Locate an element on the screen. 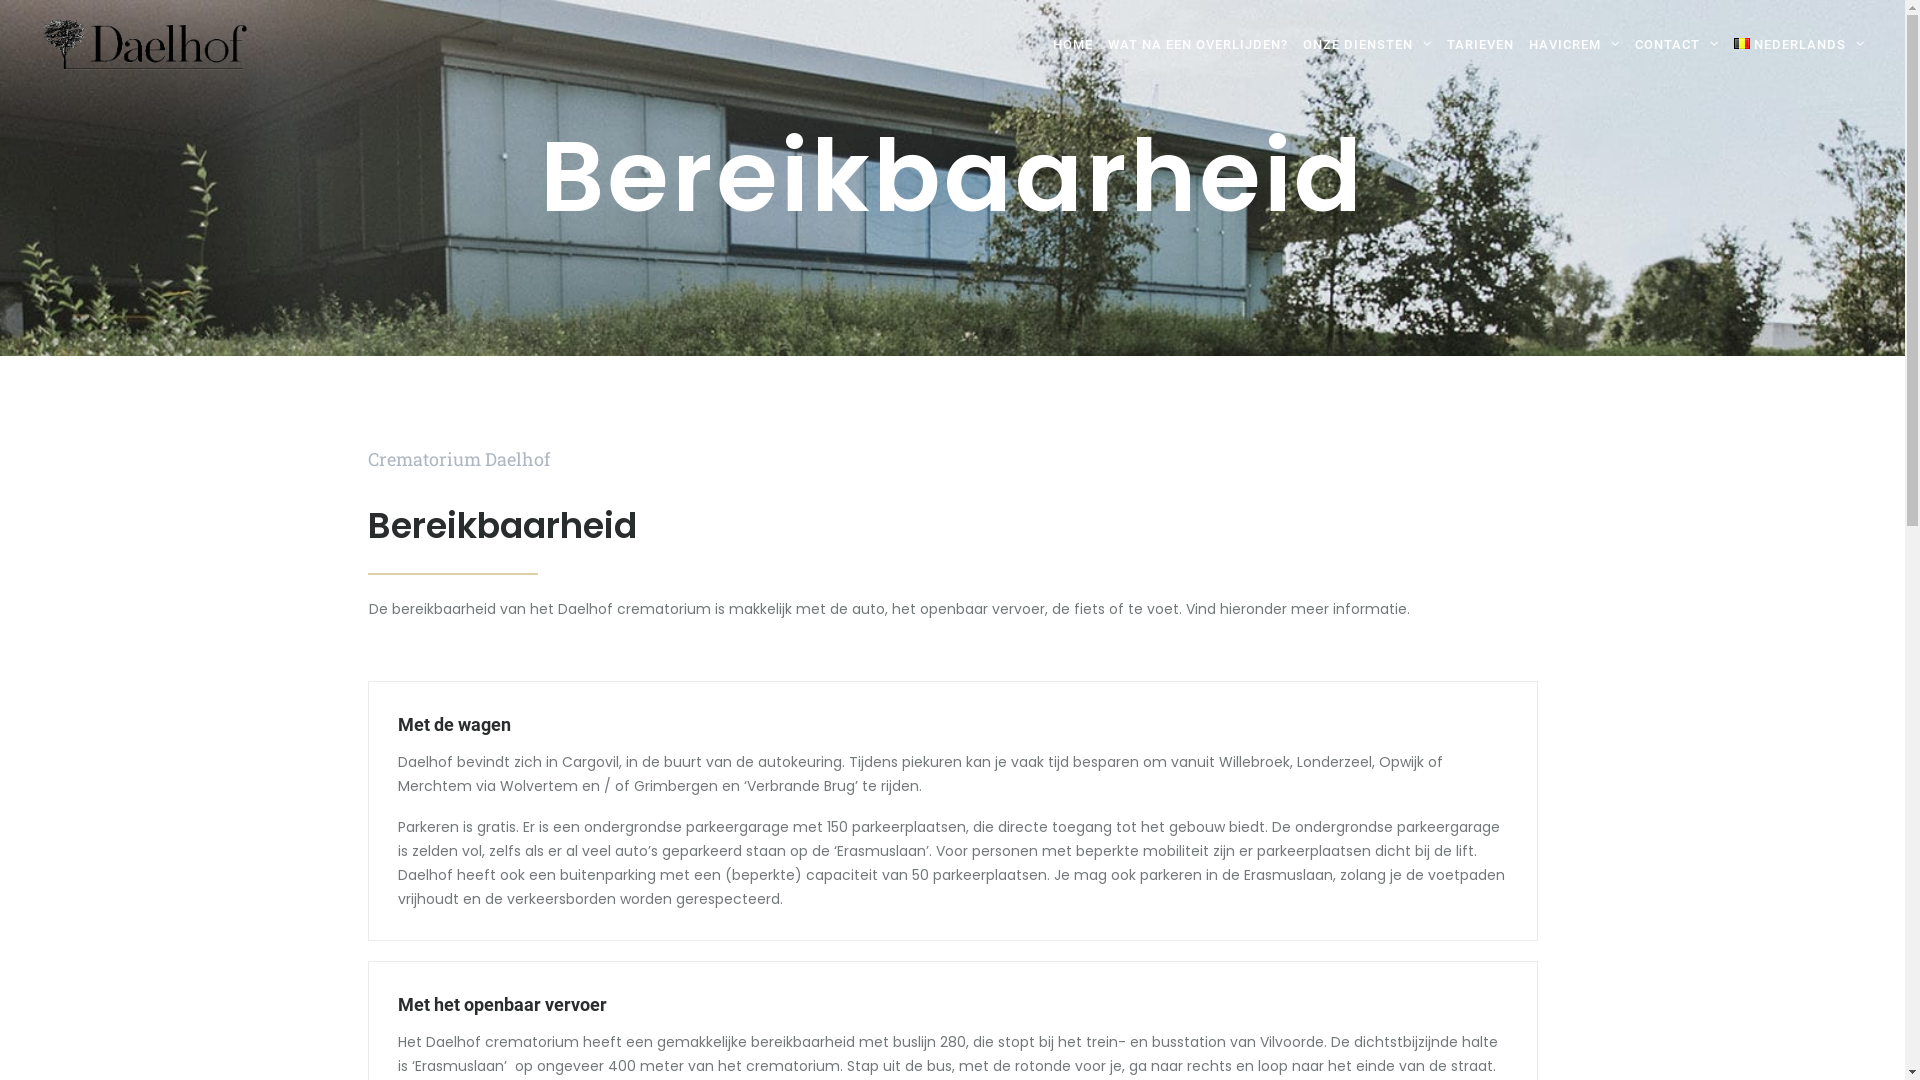 This screenshot has width=1920, height=1080. 'WAT NA EEN OVERLIJDEN?' is located at coordinates (1099, 45).